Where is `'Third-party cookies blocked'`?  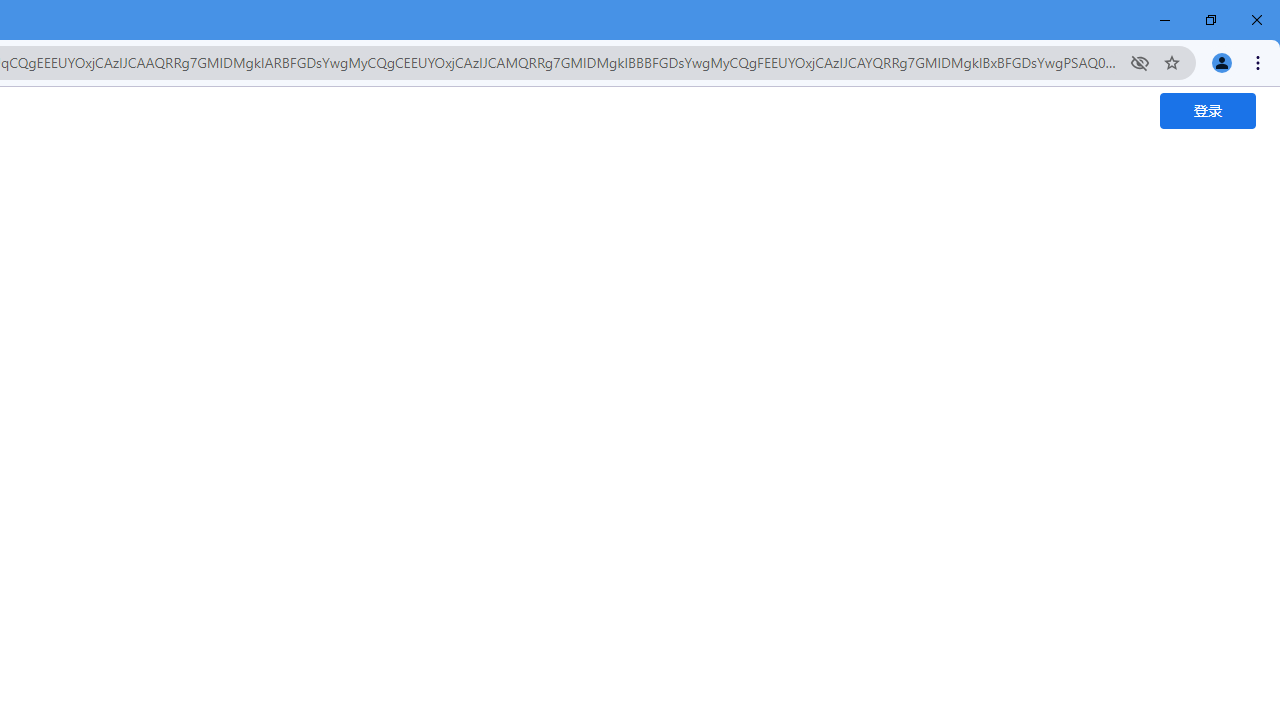
'Third-party cookies blocked' is located at coordinates (1139, 61).